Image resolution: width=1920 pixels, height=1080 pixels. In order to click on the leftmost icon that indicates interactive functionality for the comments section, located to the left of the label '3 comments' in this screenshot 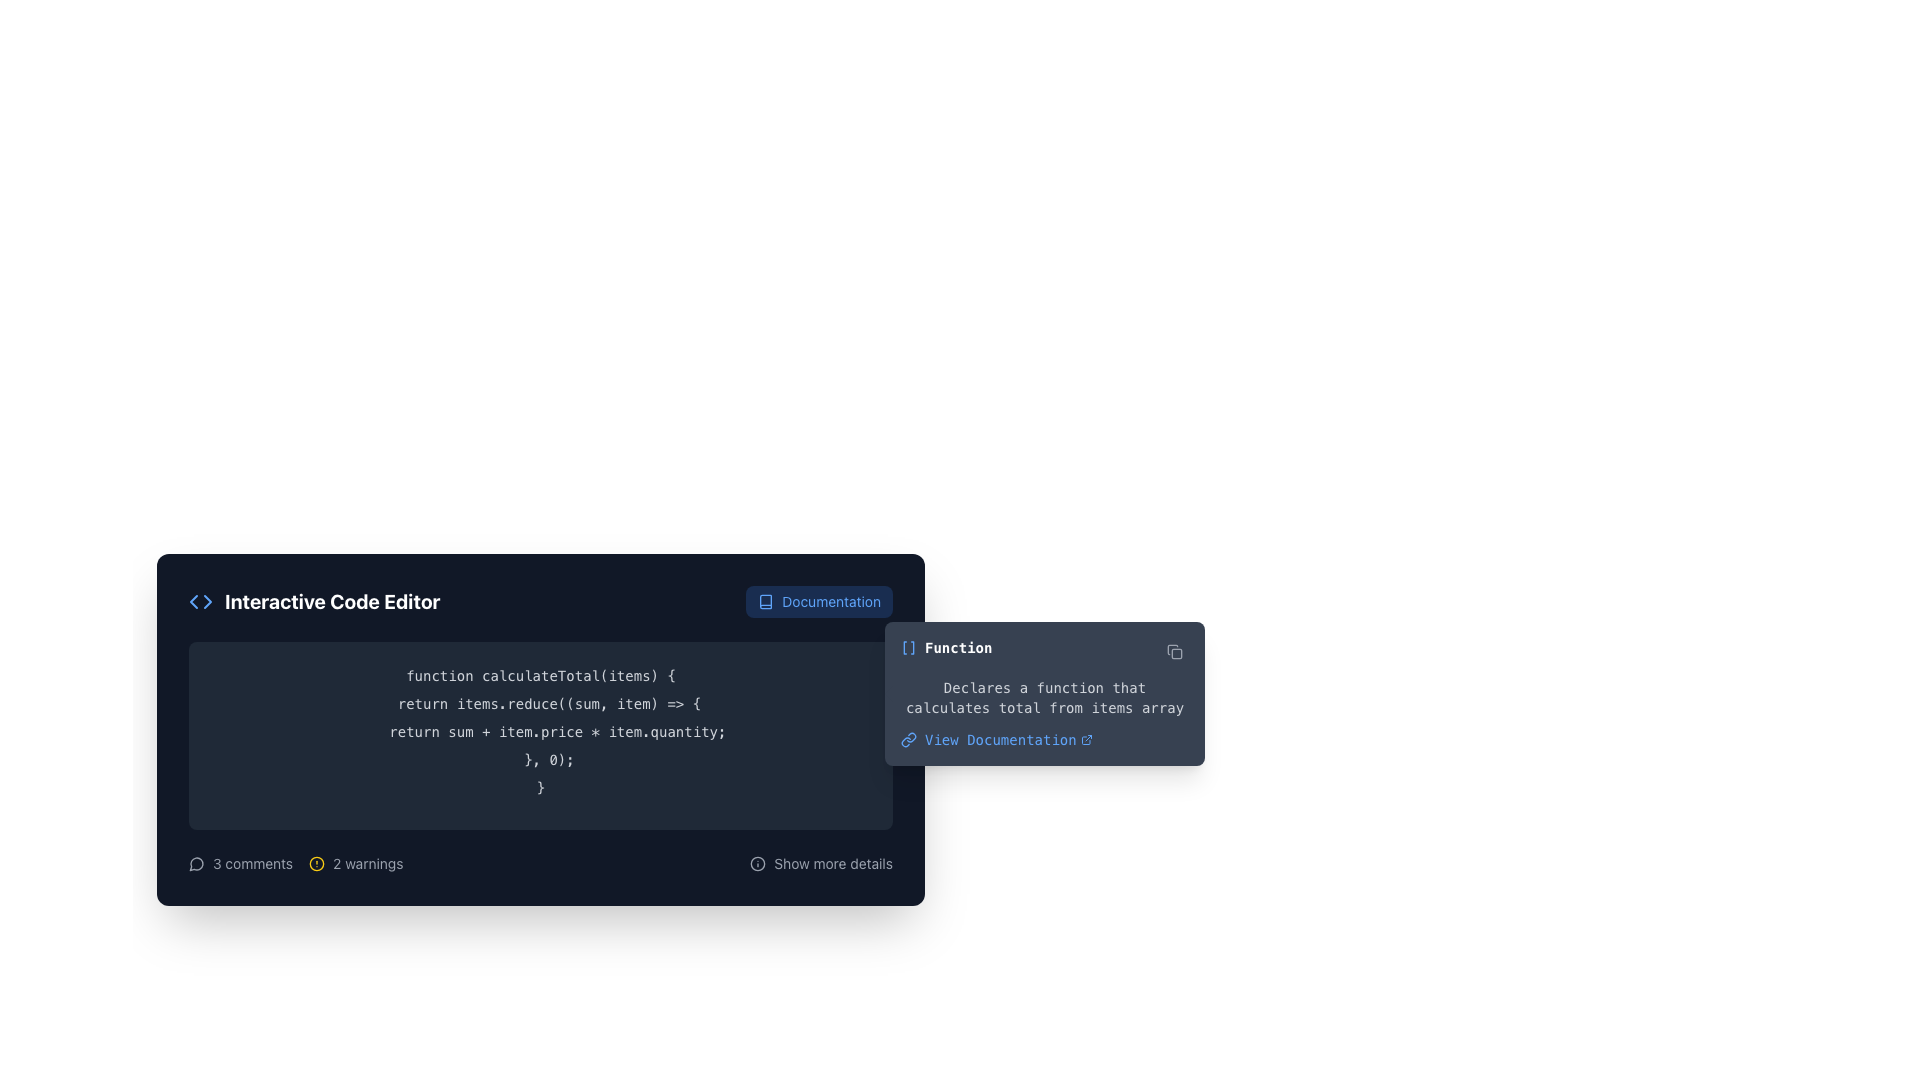, I will do `click(196, 863)`.